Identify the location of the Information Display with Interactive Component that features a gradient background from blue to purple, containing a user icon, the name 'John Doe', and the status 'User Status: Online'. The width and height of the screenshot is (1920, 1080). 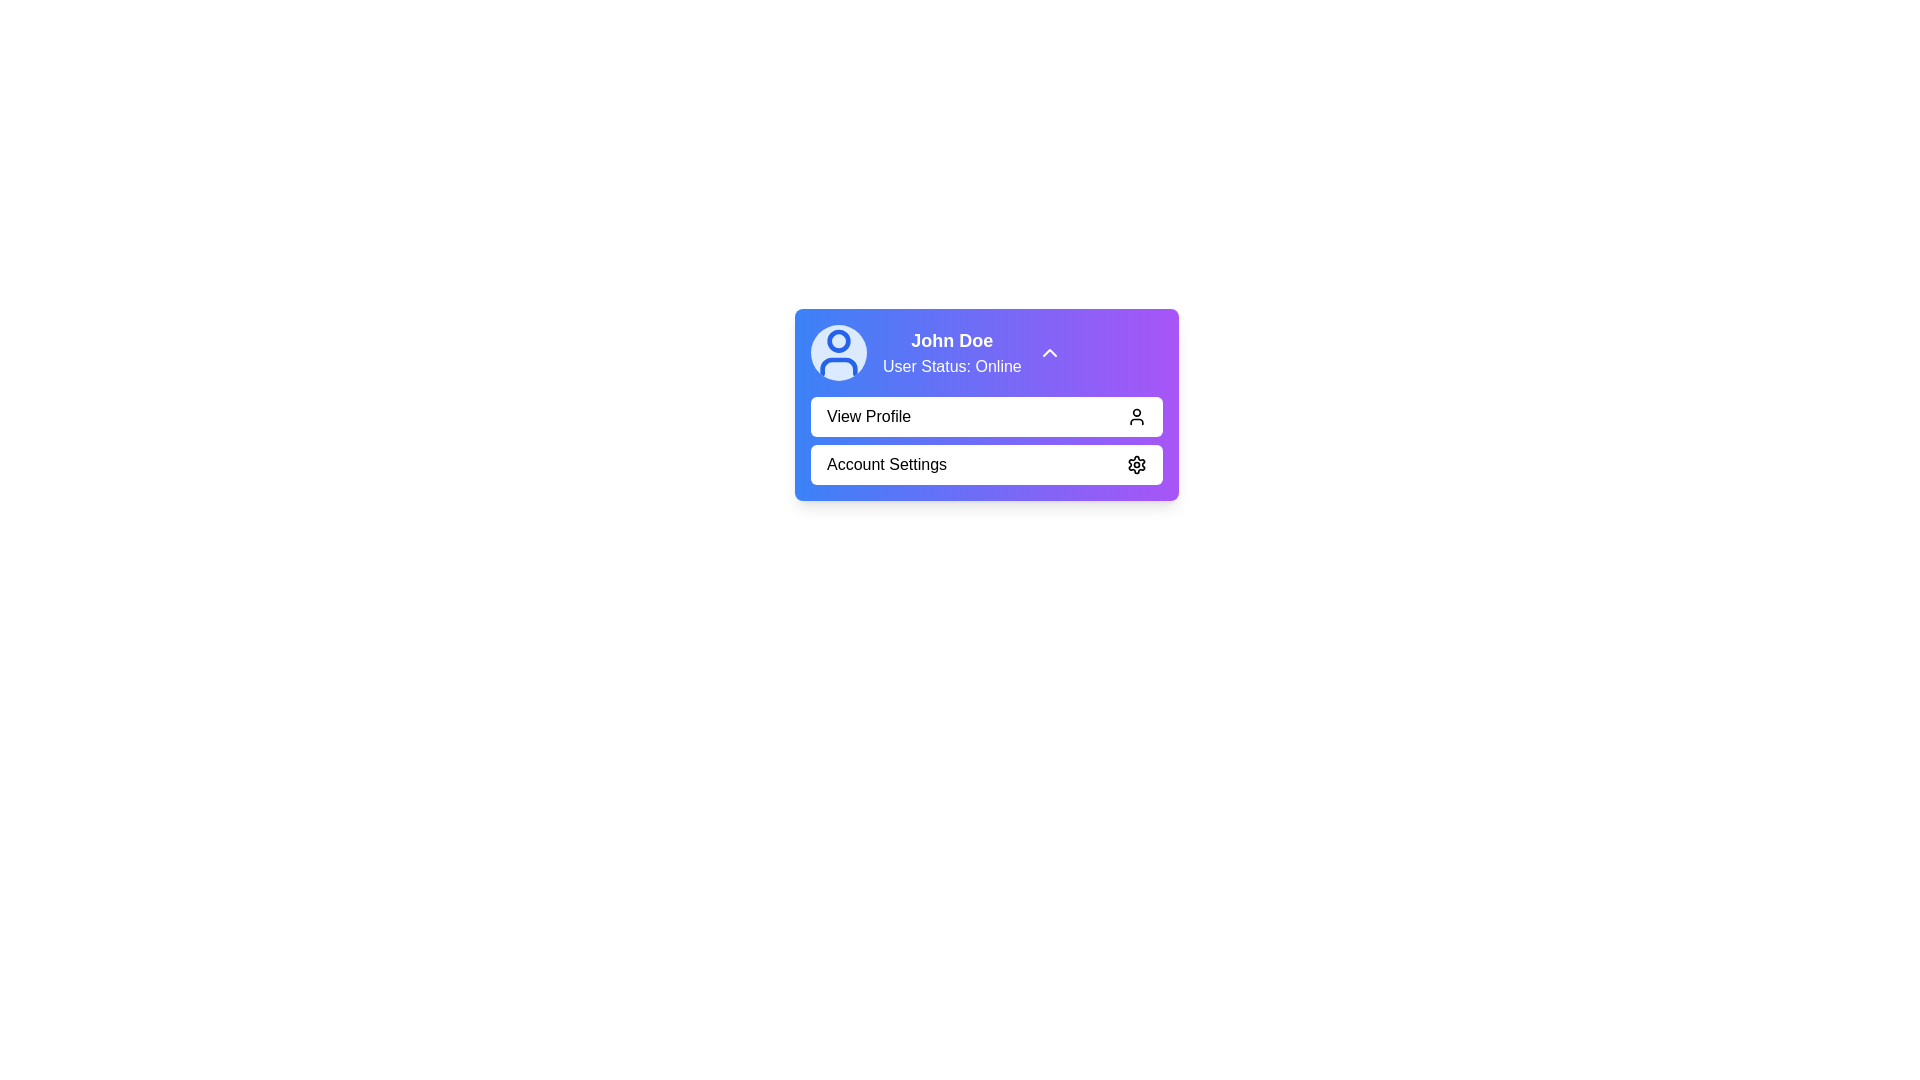
(987, 352).